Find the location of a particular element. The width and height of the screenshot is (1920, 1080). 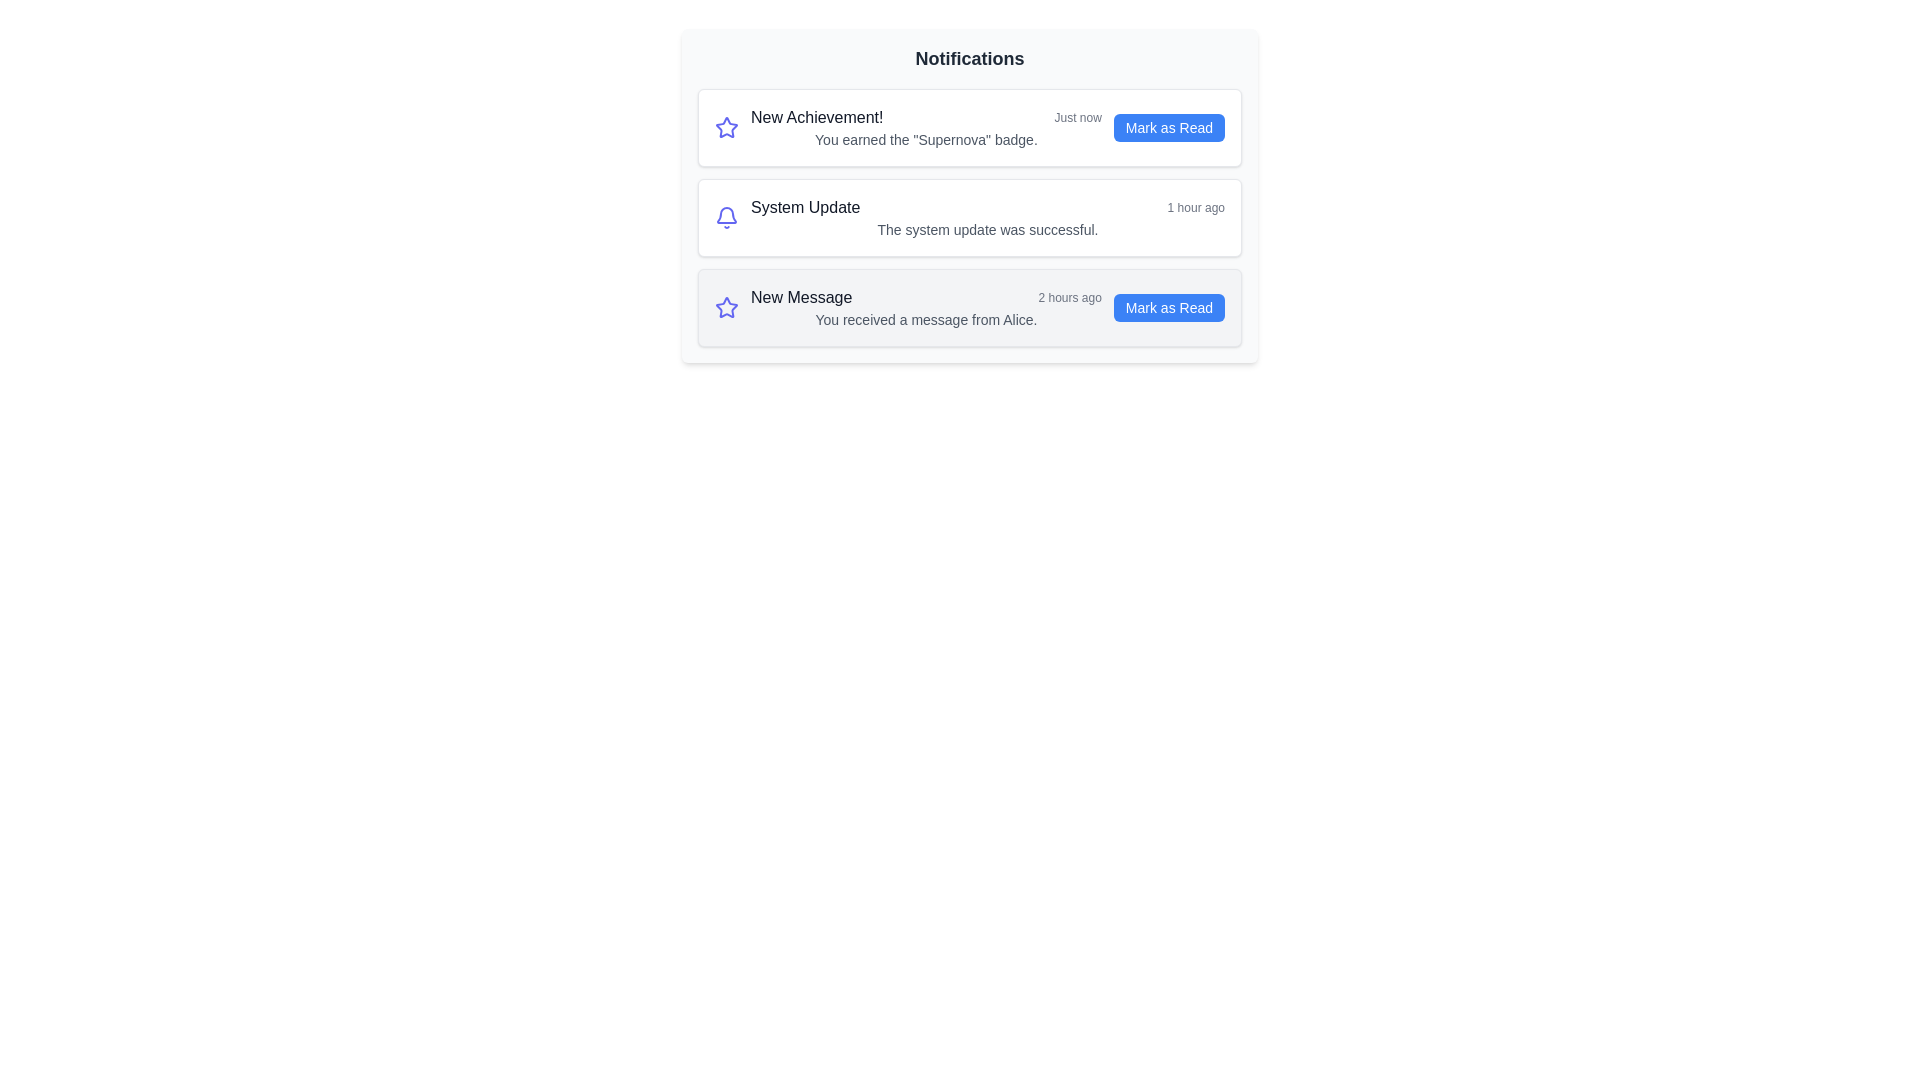

the text element displaying 'The system update was successful.' which is located below the bold heading 'System Update' in the second notification item is located at coordinates (988, 229).